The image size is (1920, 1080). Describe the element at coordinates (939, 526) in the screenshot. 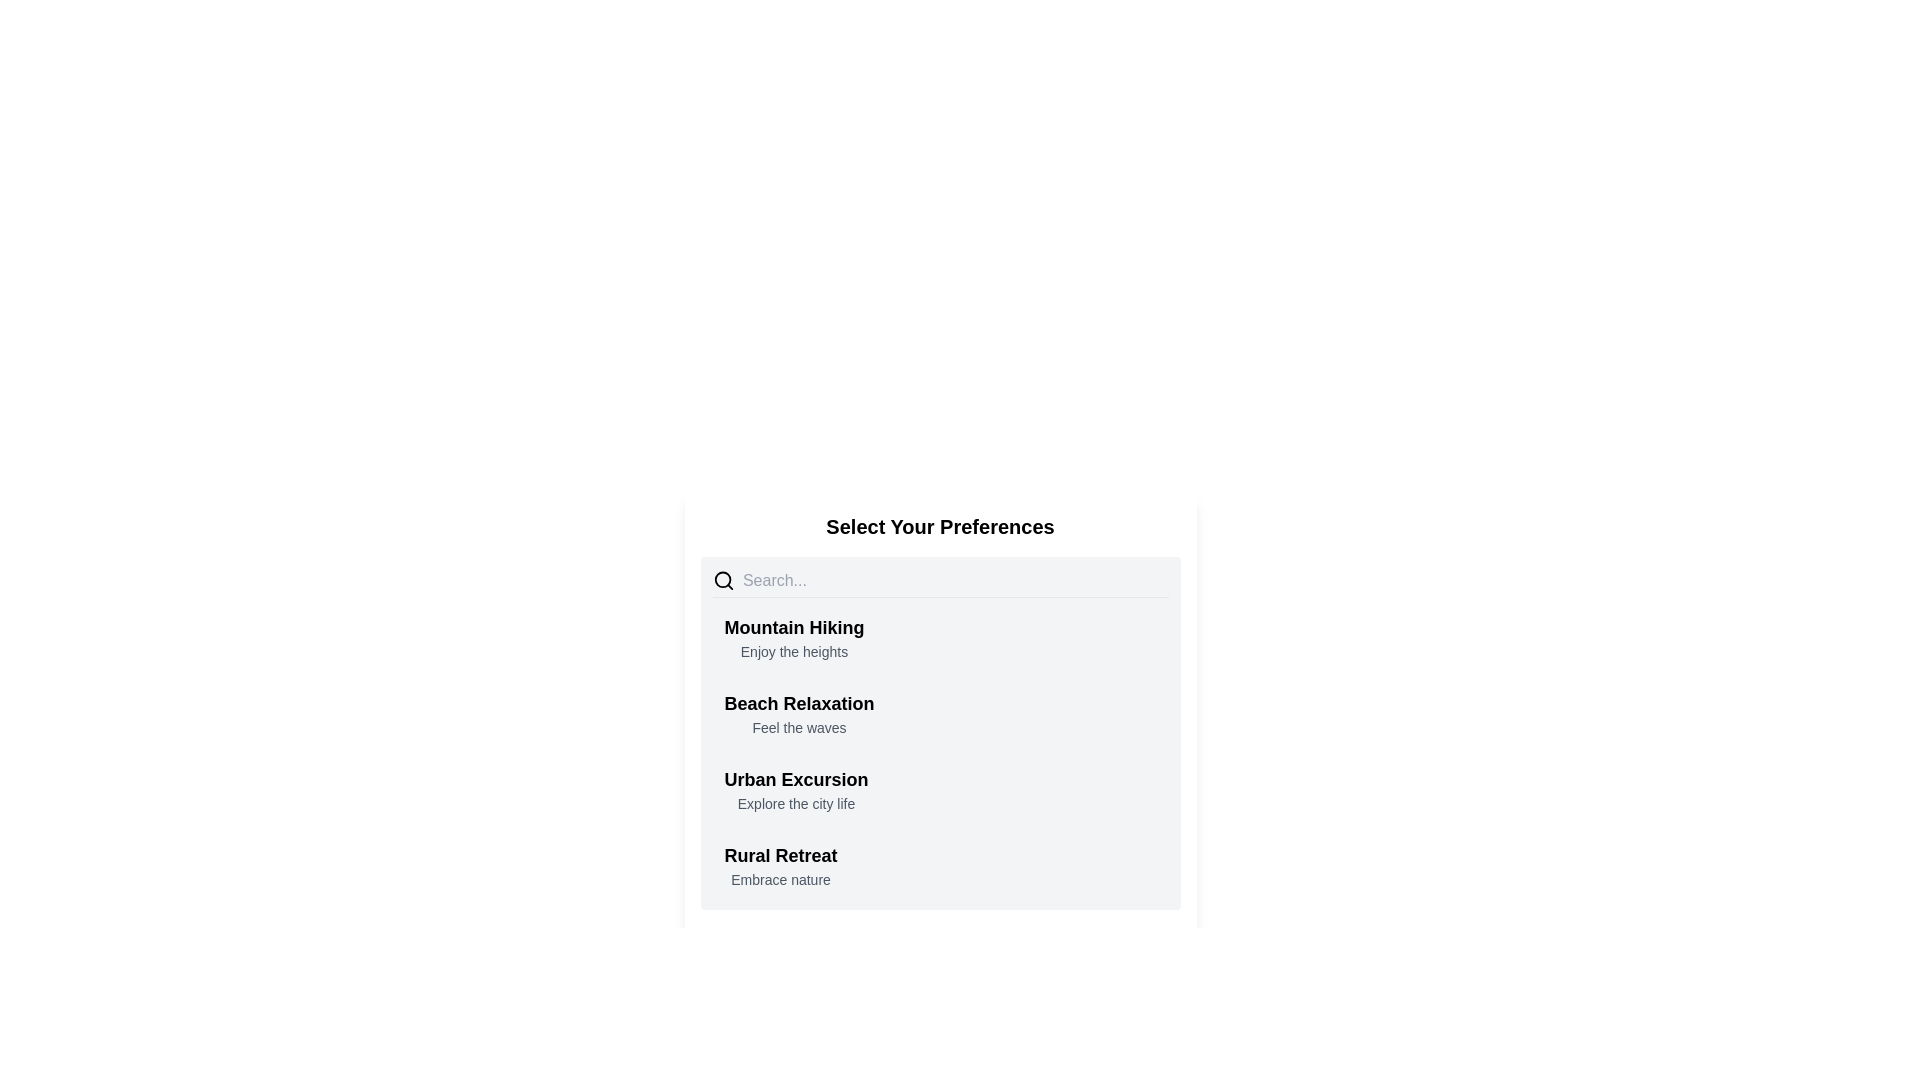

I see `the Header text that serves as the title for the preferences selection section, located above the search bar within a white, centered card` at that location.